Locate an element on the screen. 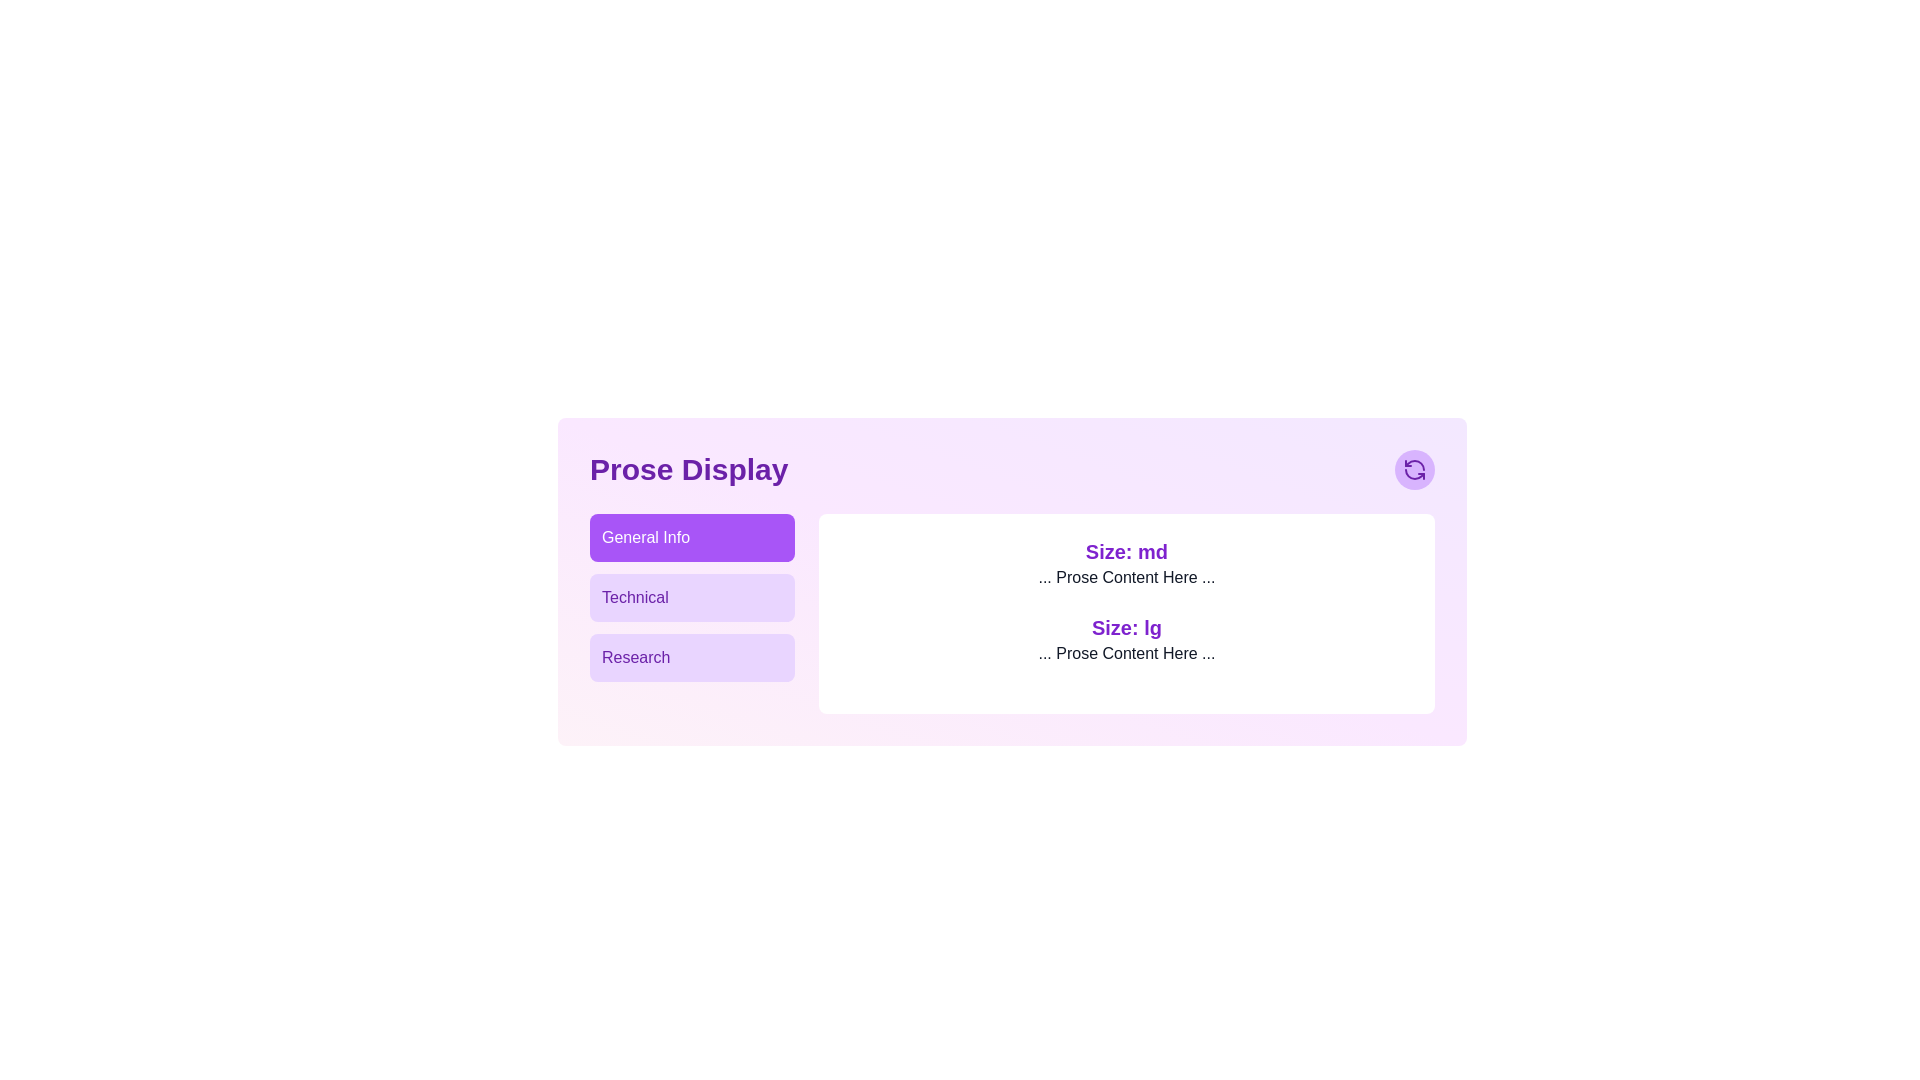  the 'Technical' button located in the sidebar, positioned between 'General Info' and 'Research', to make it active is located at coordinates (692, 596).